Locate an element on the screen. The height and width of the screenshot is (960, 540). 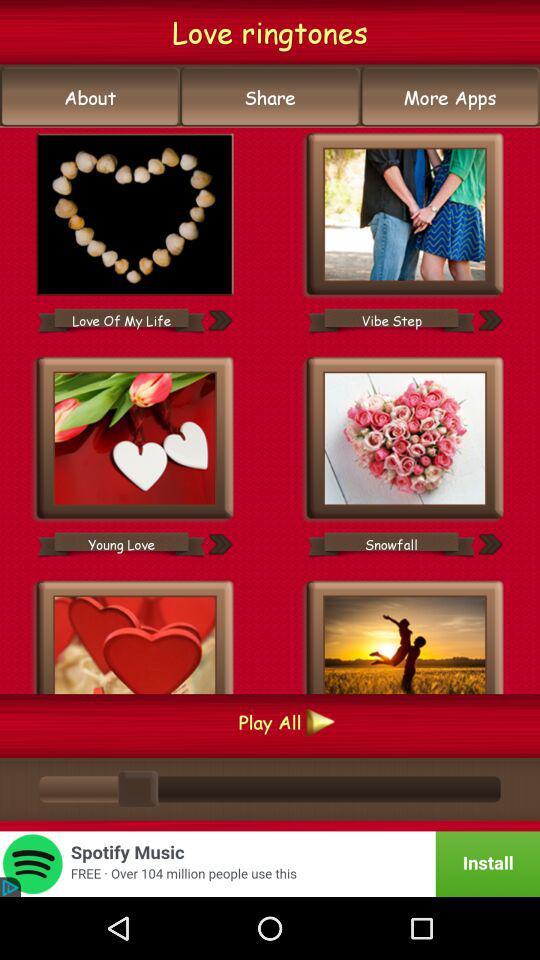
the vibe step is located at coordinates (391, 320).